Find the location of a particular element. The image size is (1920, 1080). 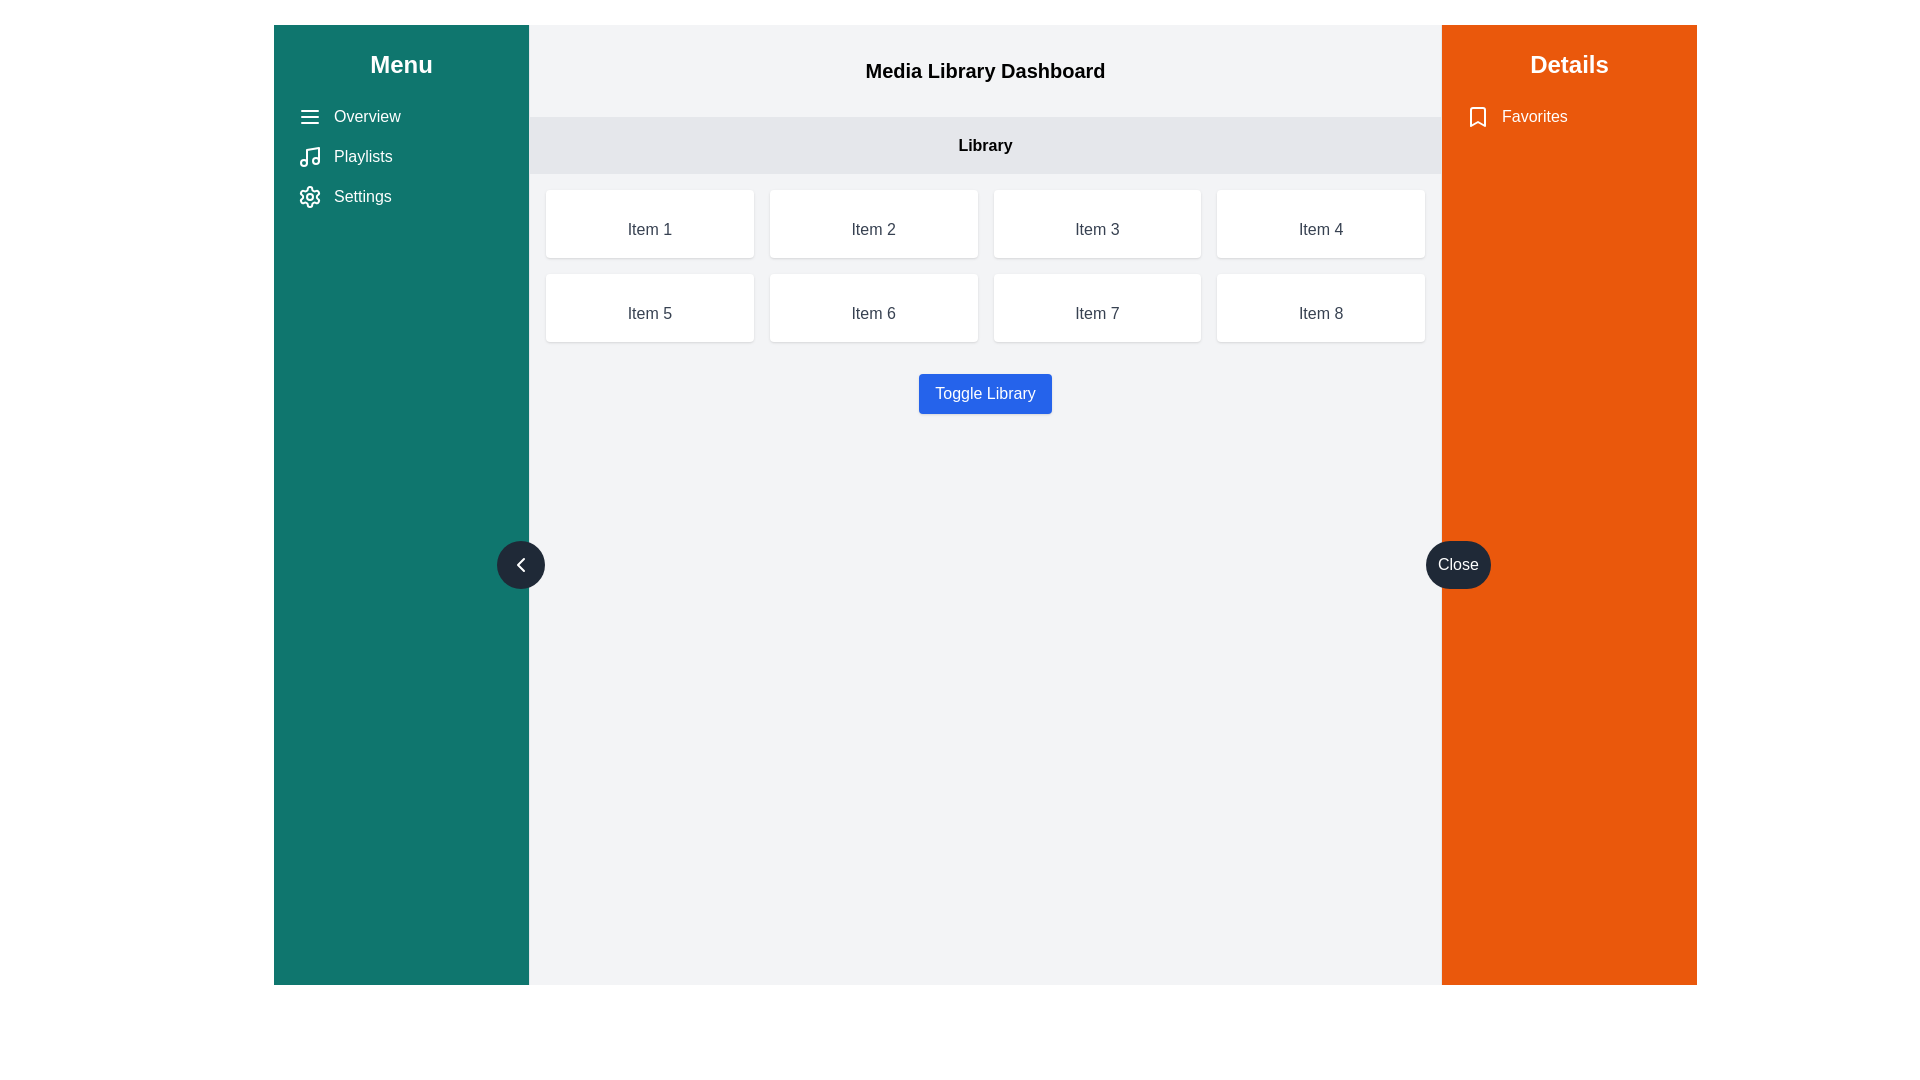

the Navigation Menu located on the left side of the interface is located at coordinates (400, 156).